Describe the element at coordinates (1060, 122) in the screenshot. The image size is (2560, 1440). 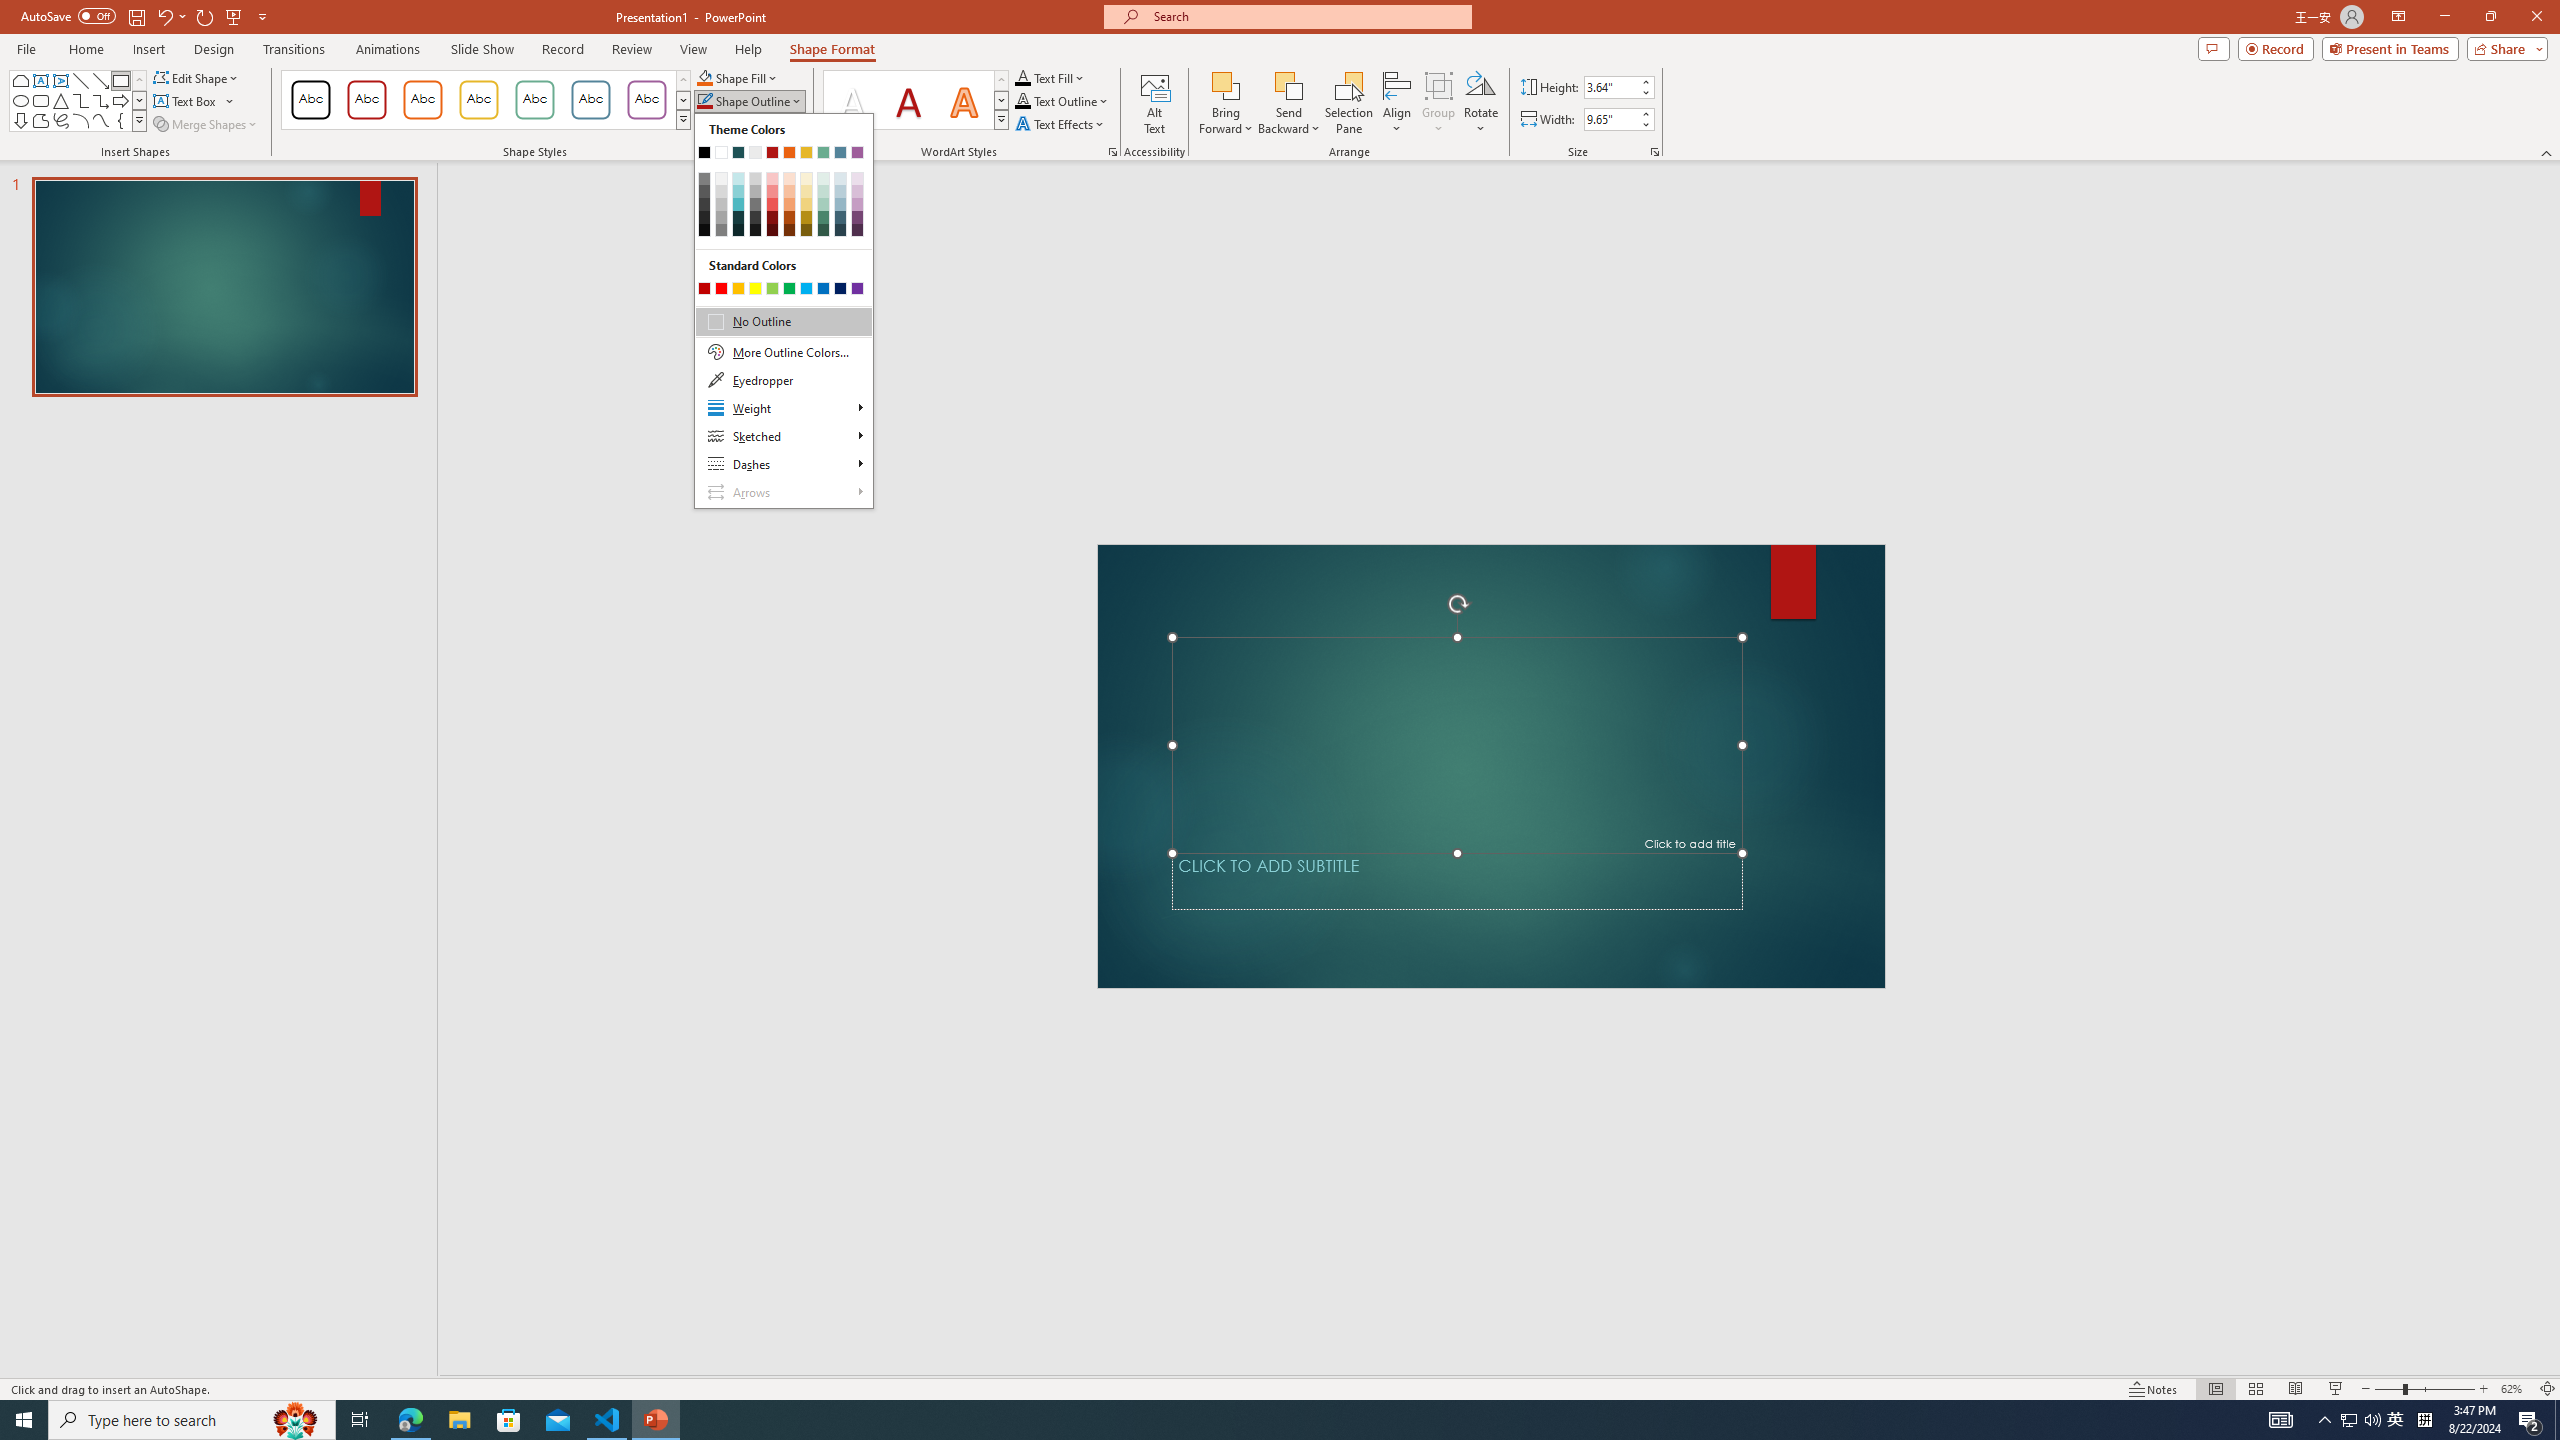
I see `'Text Effects'` at that location.